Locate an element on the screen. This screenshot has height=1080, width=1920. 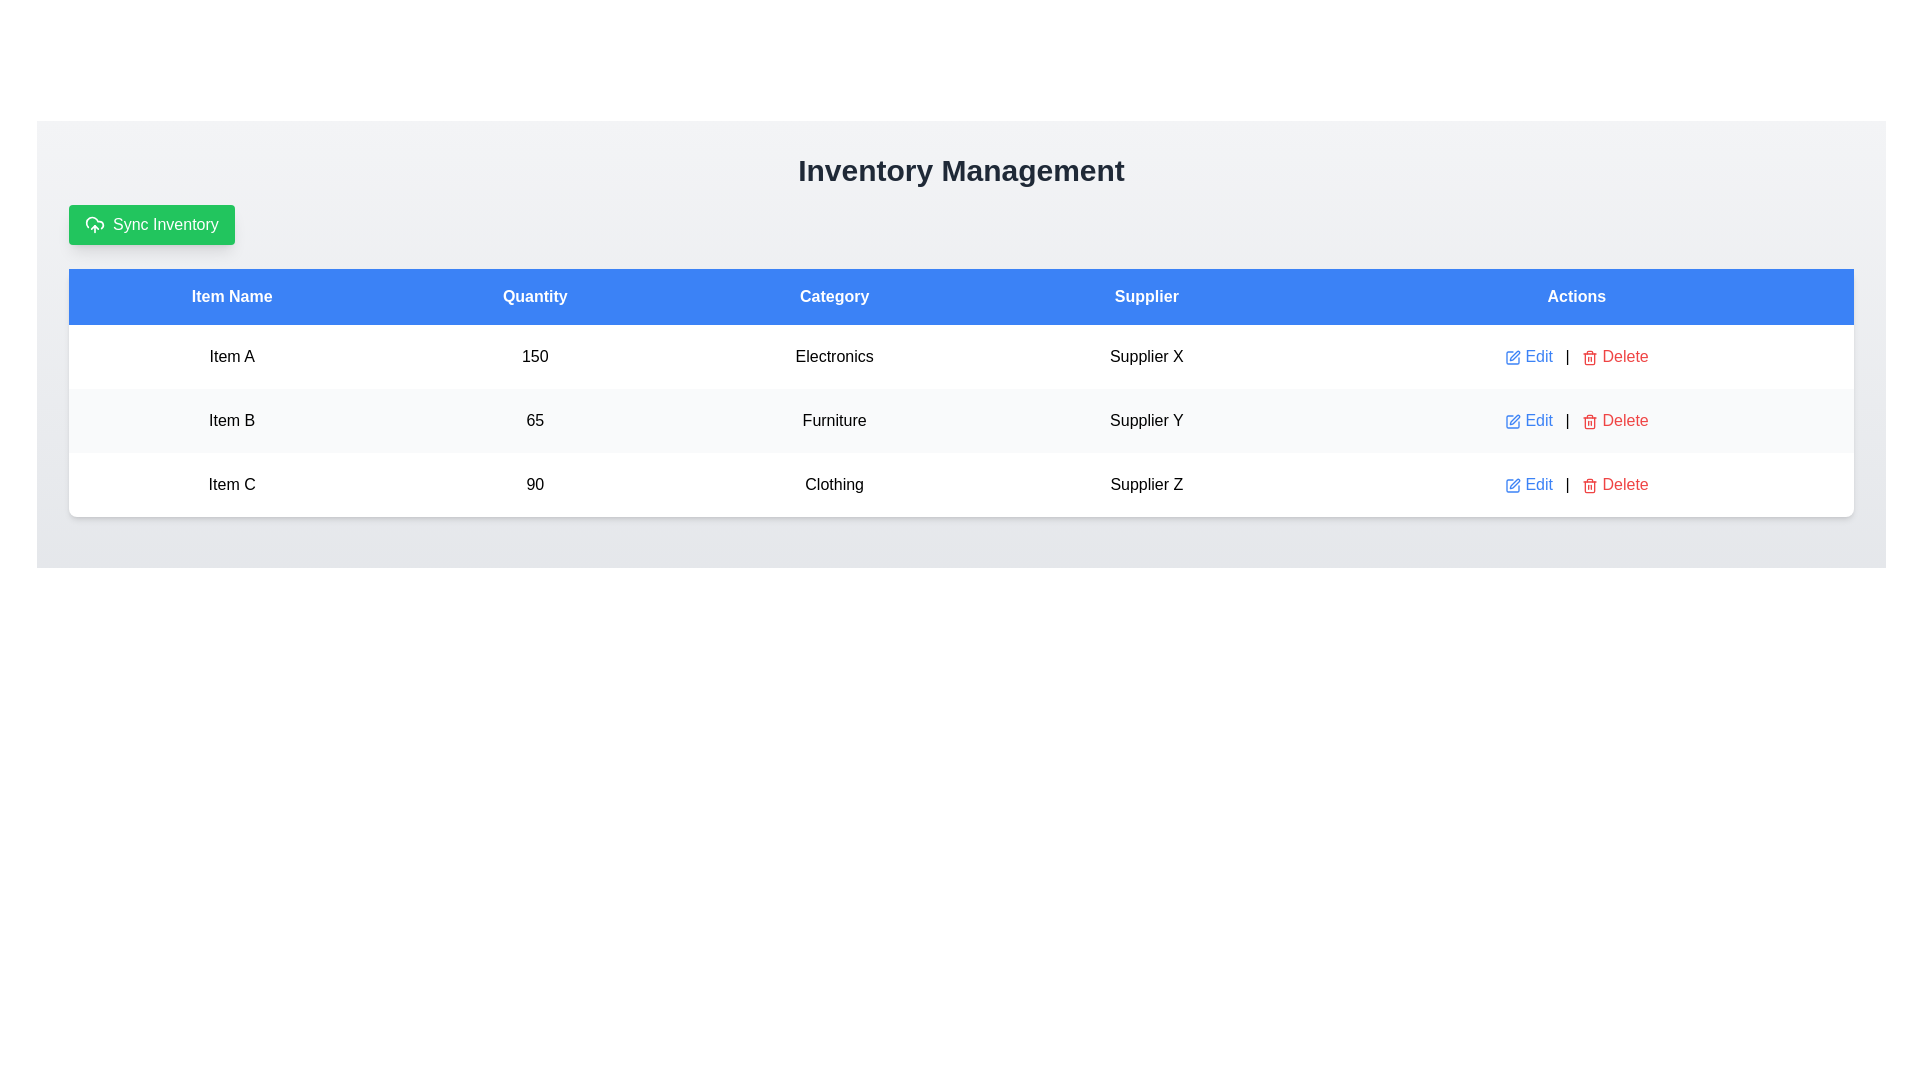
the 'Delete' option in the Action panel located in the rightmost column of the last row of the table corresponding to 'Item C' is located at coordinates (1575, 485).